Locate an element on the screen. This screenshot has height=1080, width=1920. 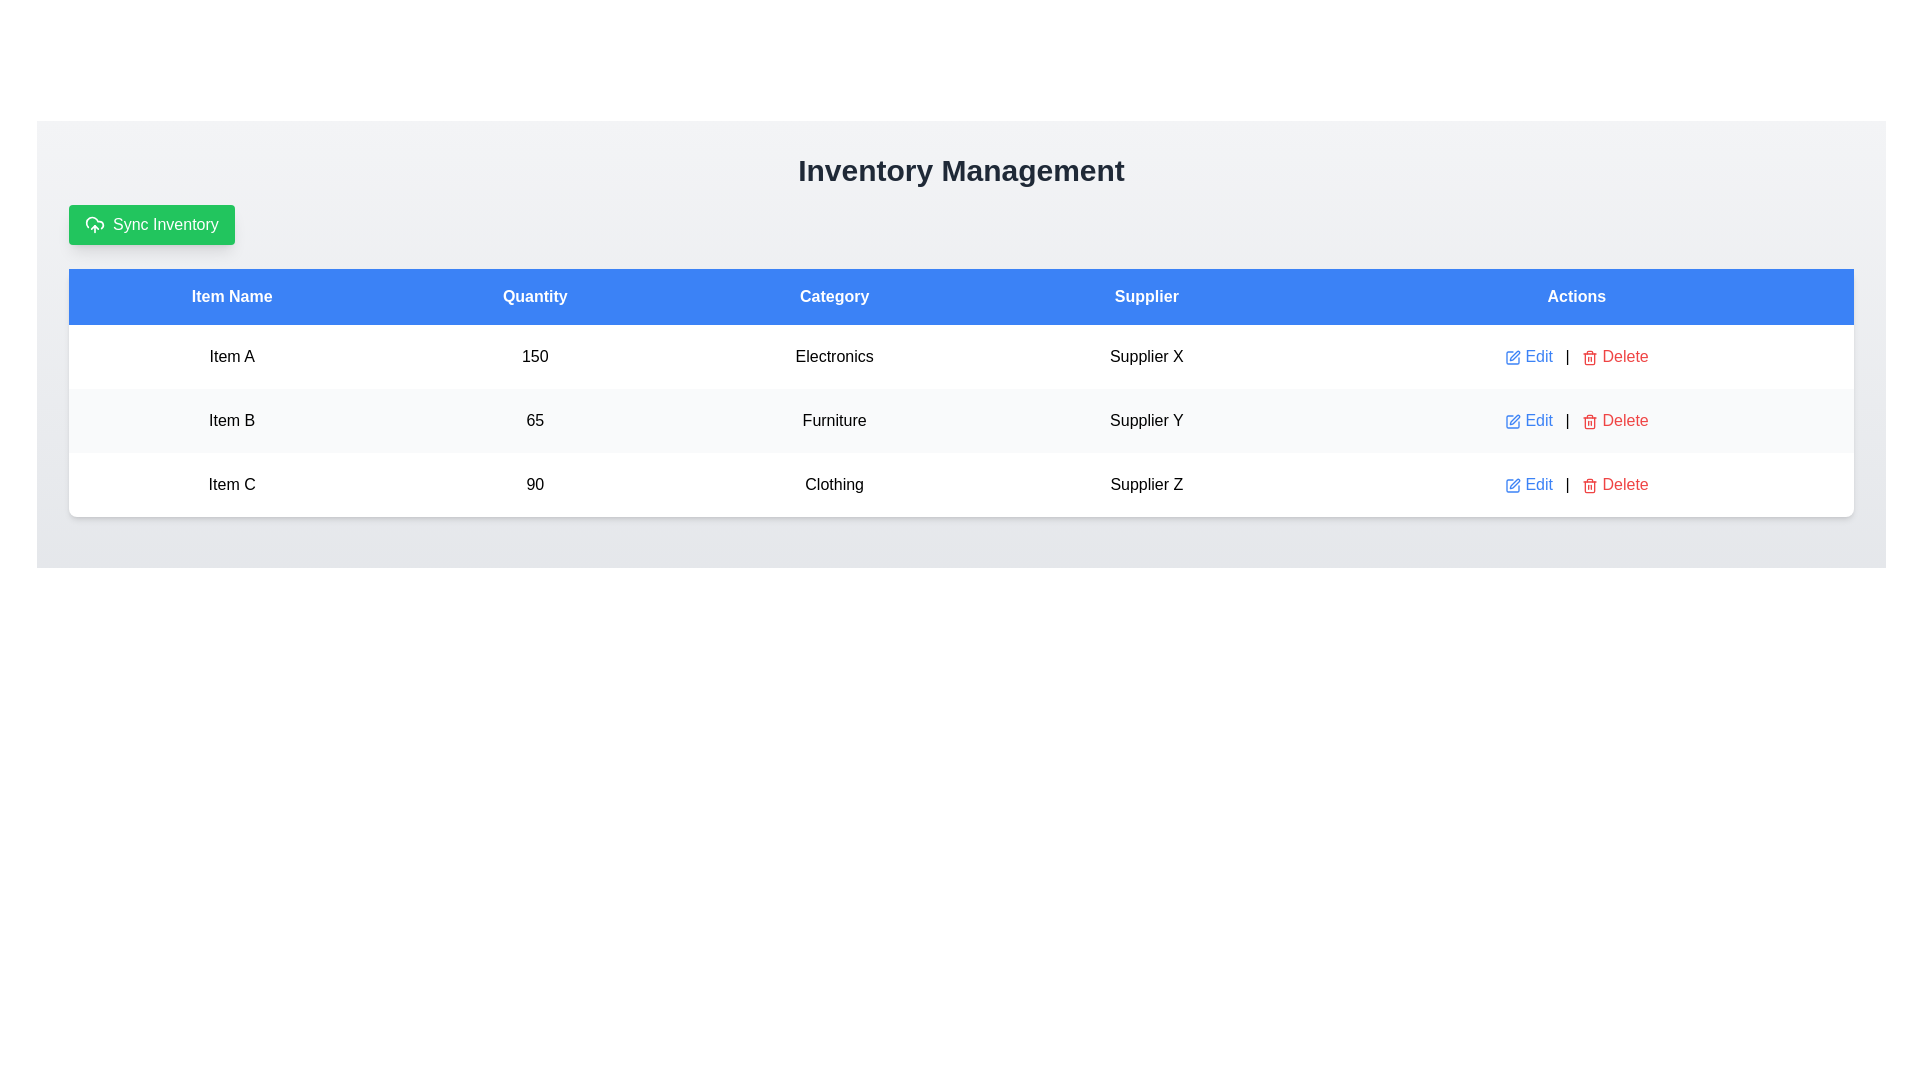
the 'Delete' option in the Action panel located in the rightmost column of the last row of the table corresponding to 'Item C' is located at coordinates (1575, 485).